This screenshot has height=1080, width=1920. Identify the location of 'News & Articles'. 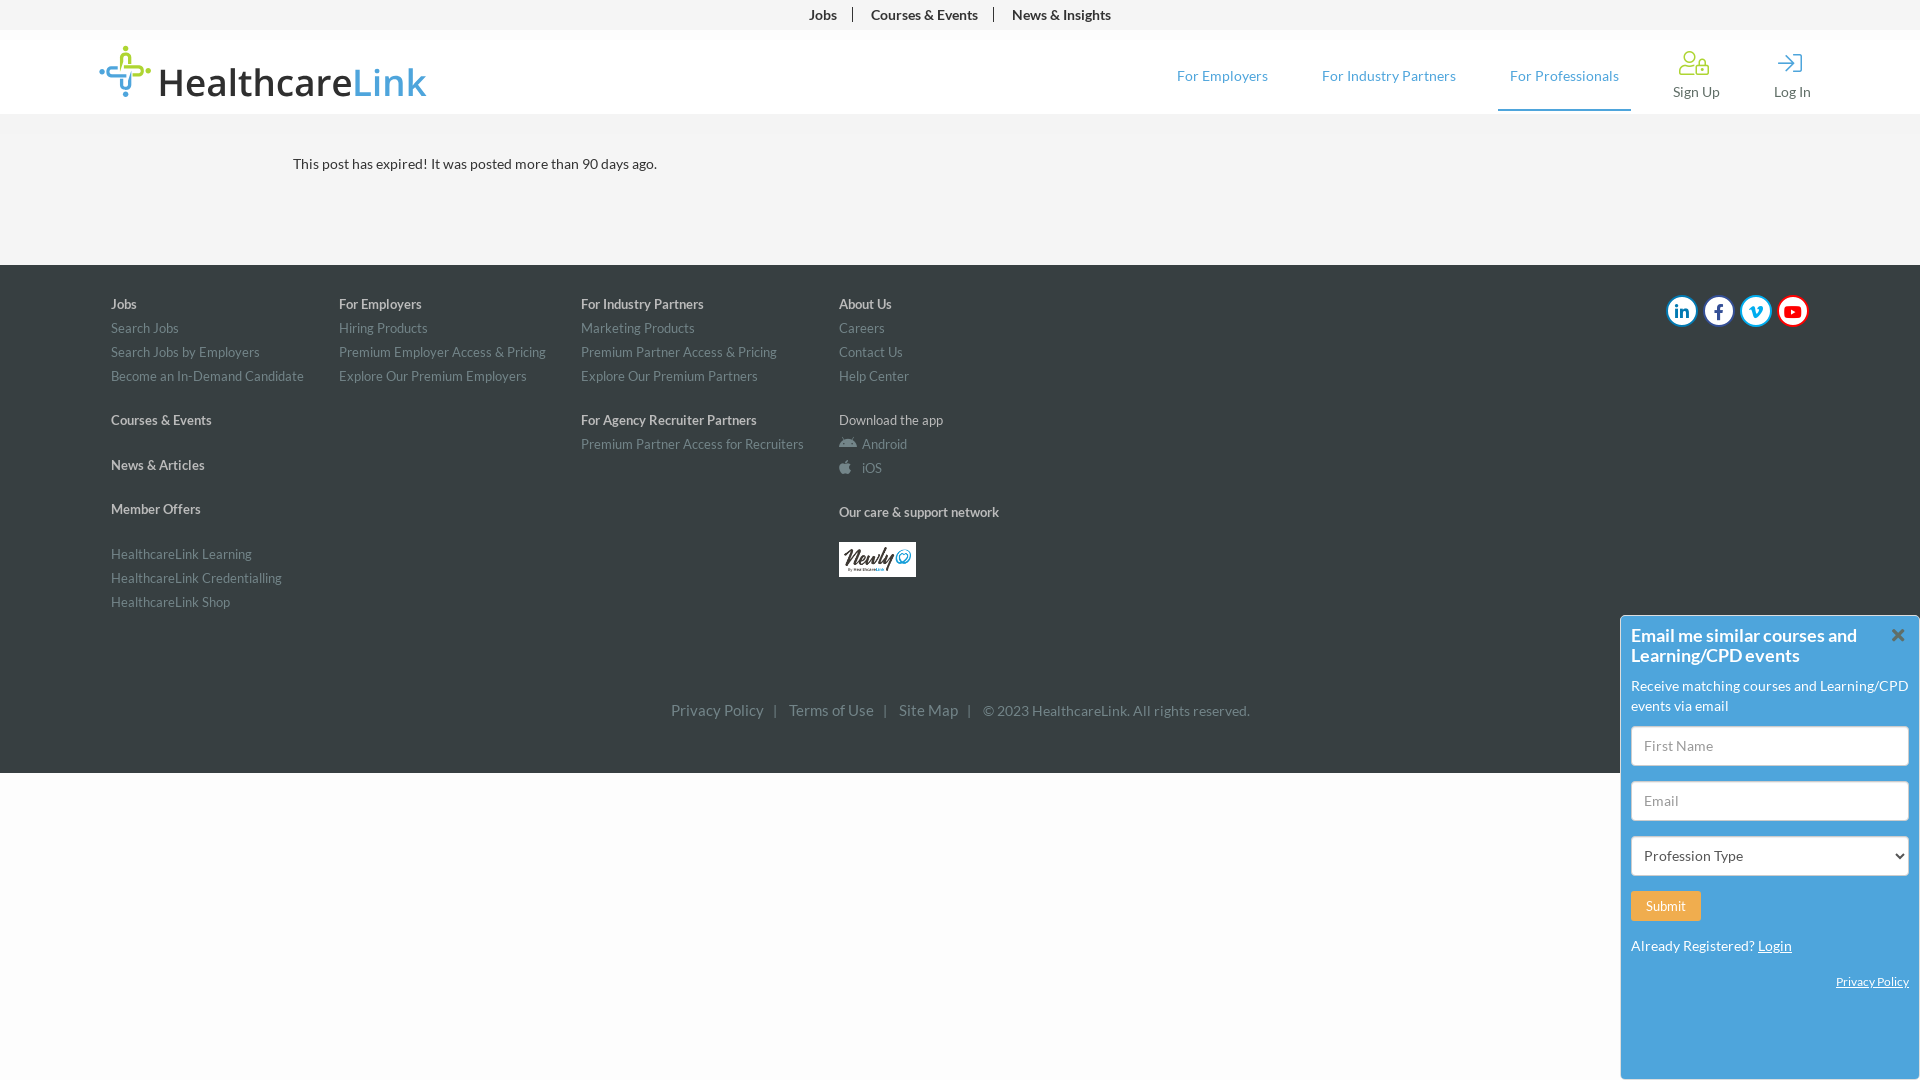
(157, 465).